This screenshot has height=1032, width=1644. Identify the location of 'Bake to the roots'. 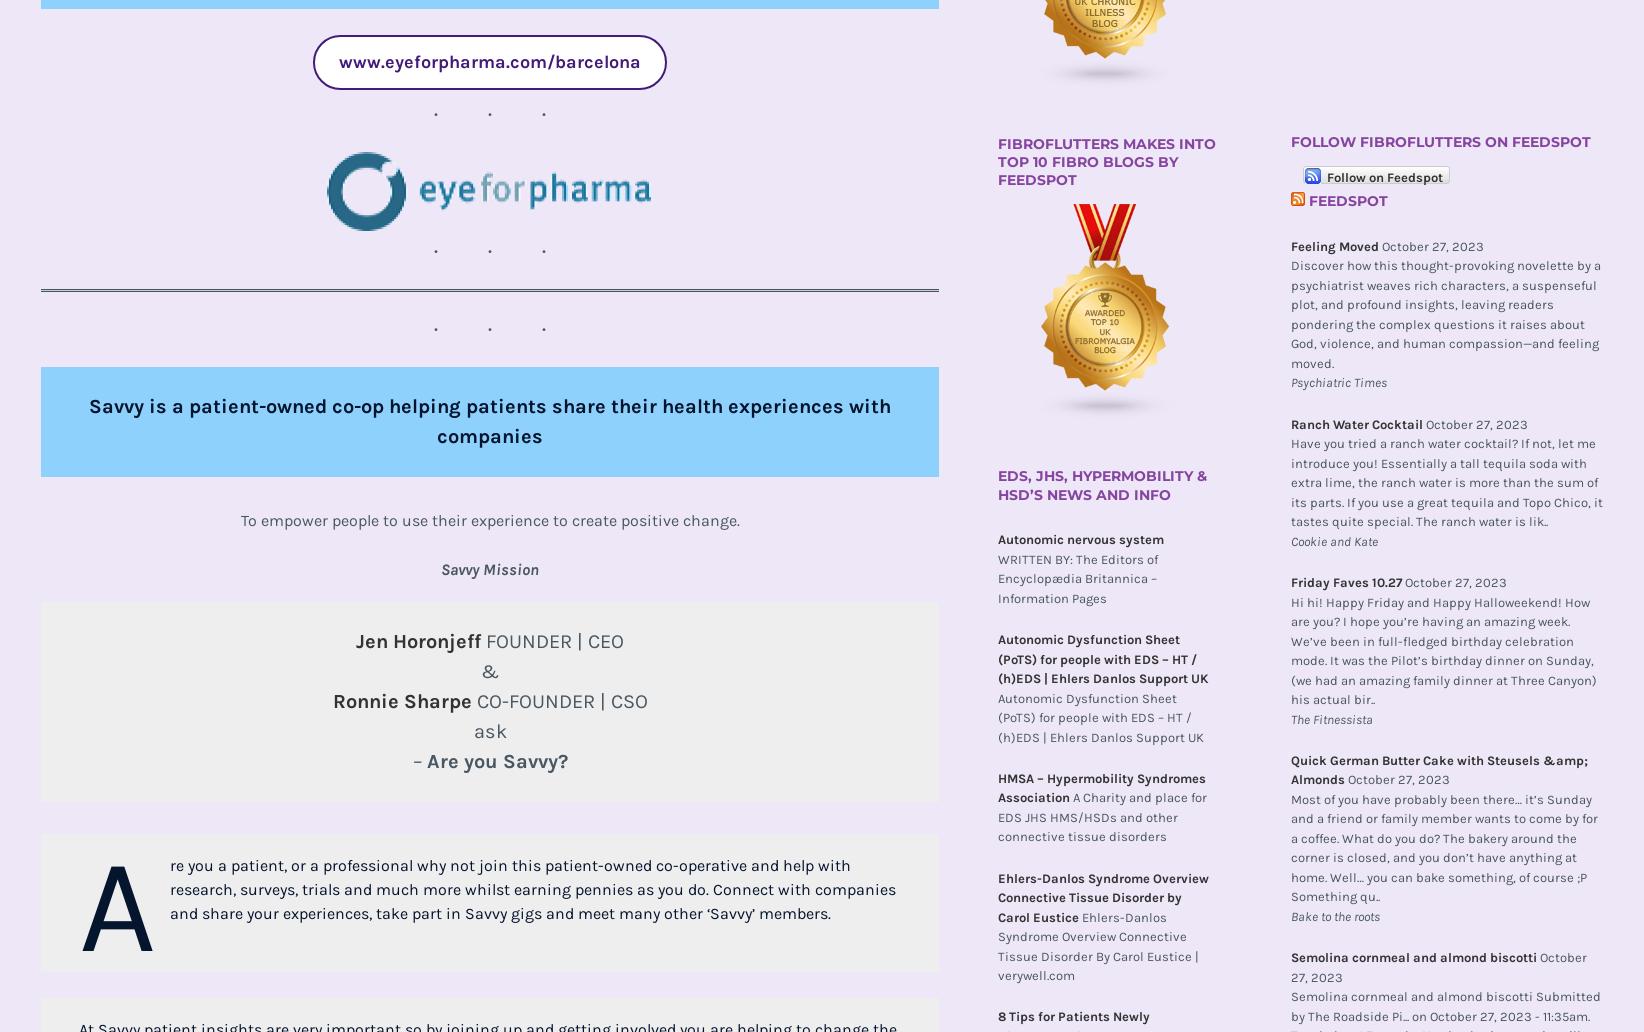
(1334, 914).